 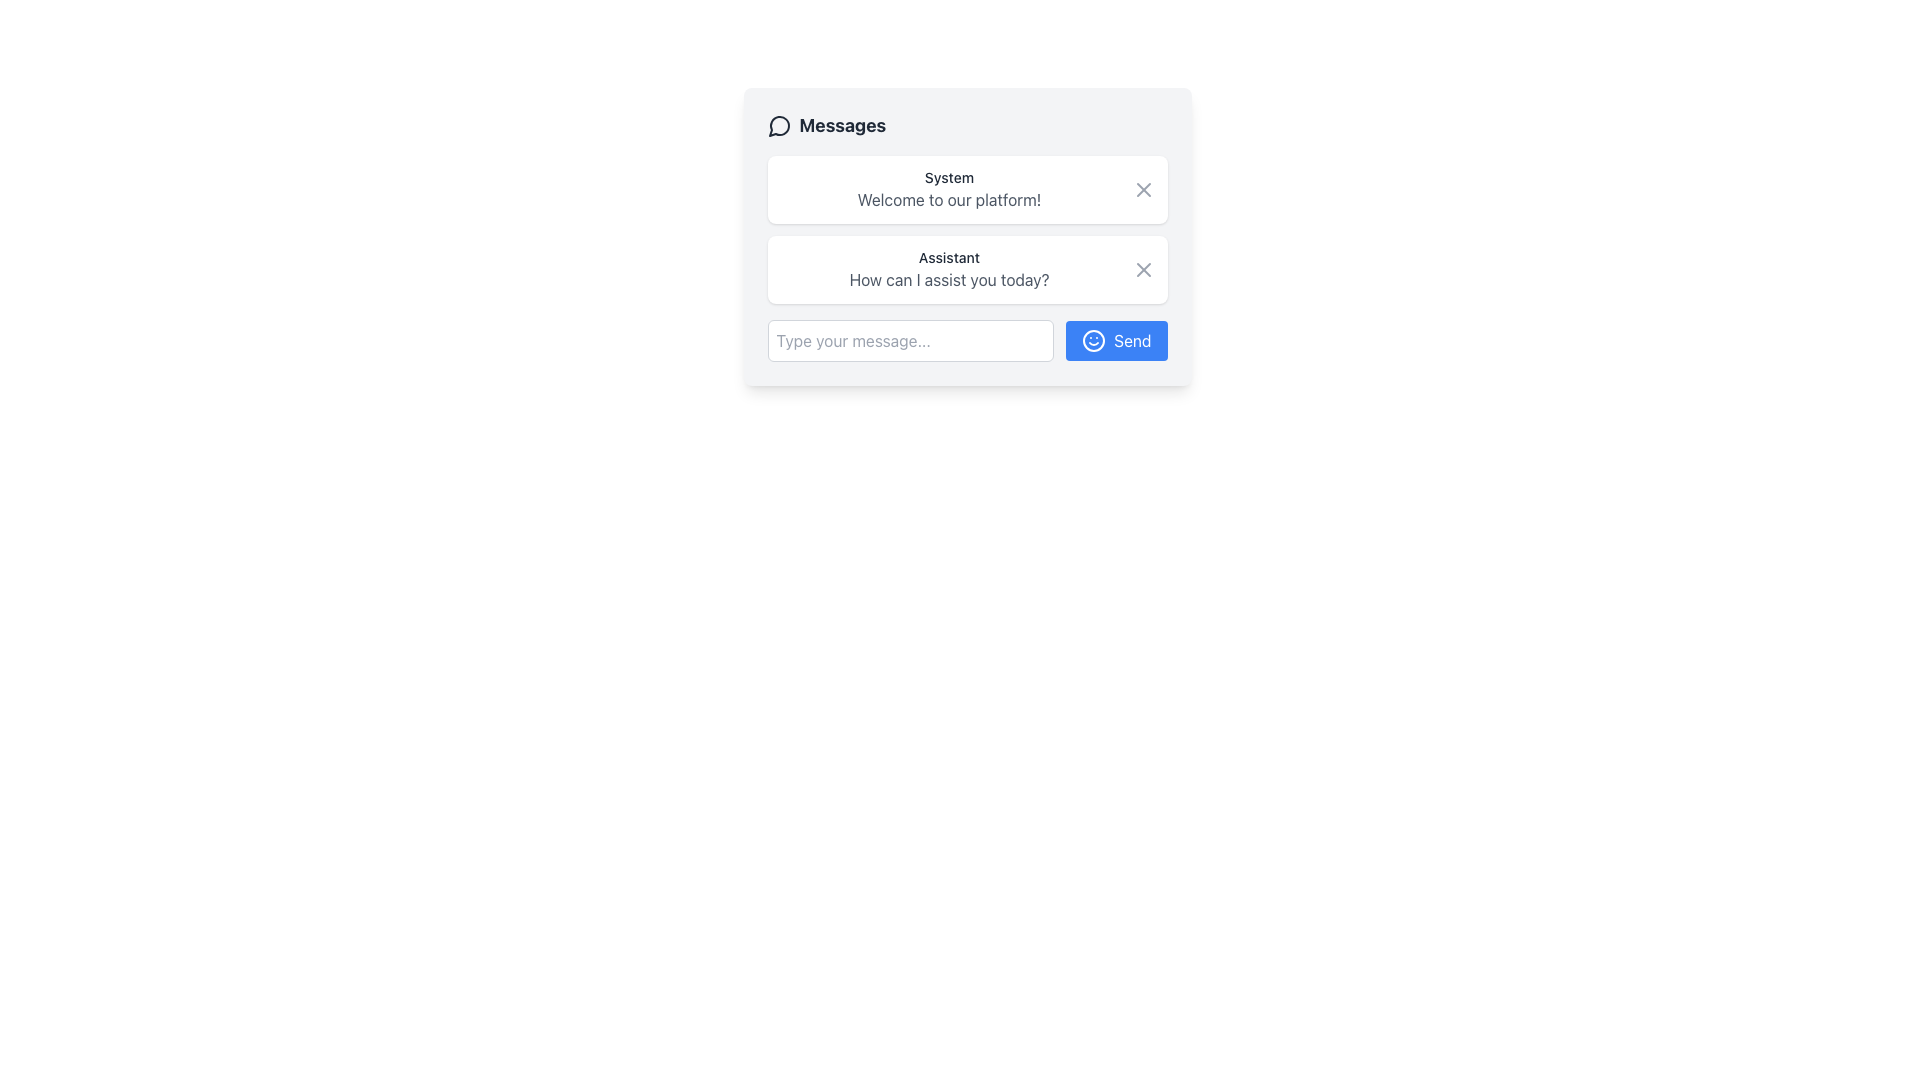 I want to click on welcome message displayed in the Text Display element located within the 'Messages' section, which shows 'Welcome to our platform!' under the heading 'System', so click(x=948, y=189).